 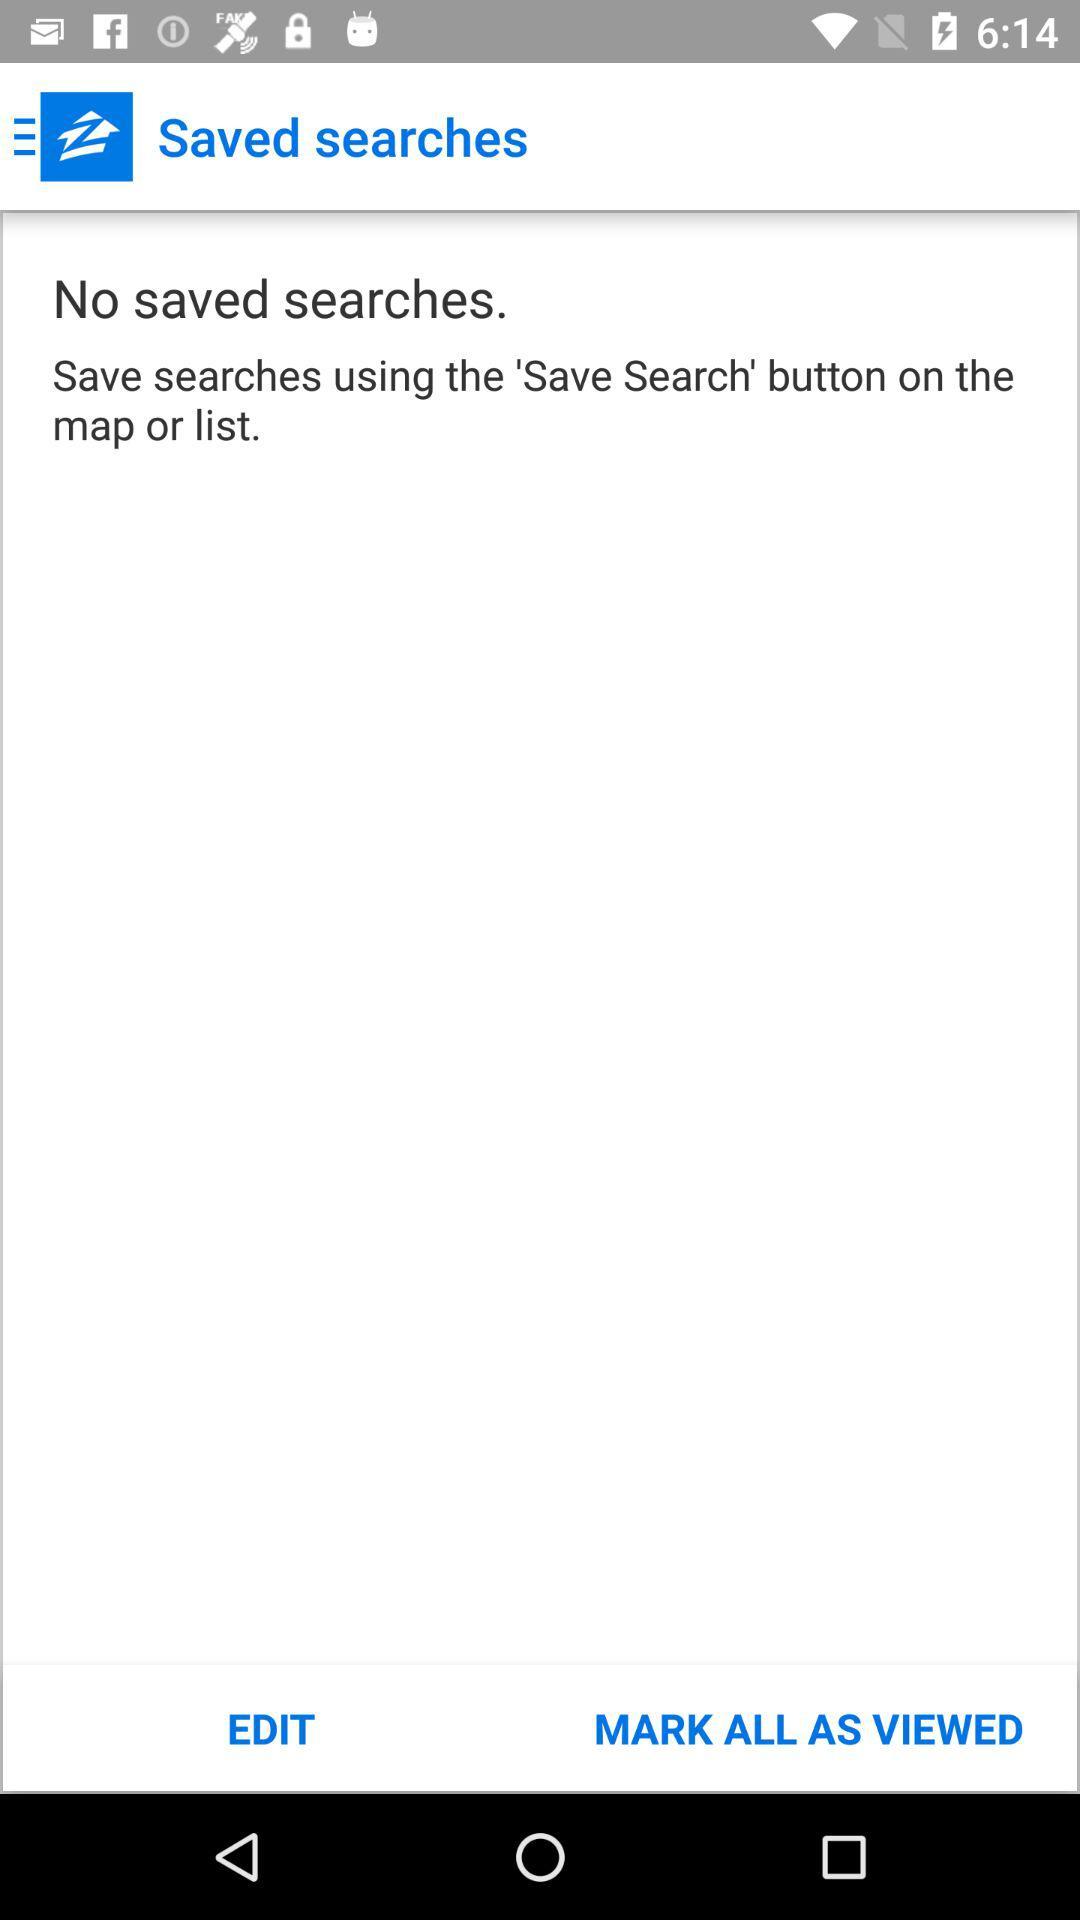 What do you see at coordinates (271, 1727) in the screenshot?
I see `the icon to the left of the mark all as icon` at bounding box center [271, 1727].